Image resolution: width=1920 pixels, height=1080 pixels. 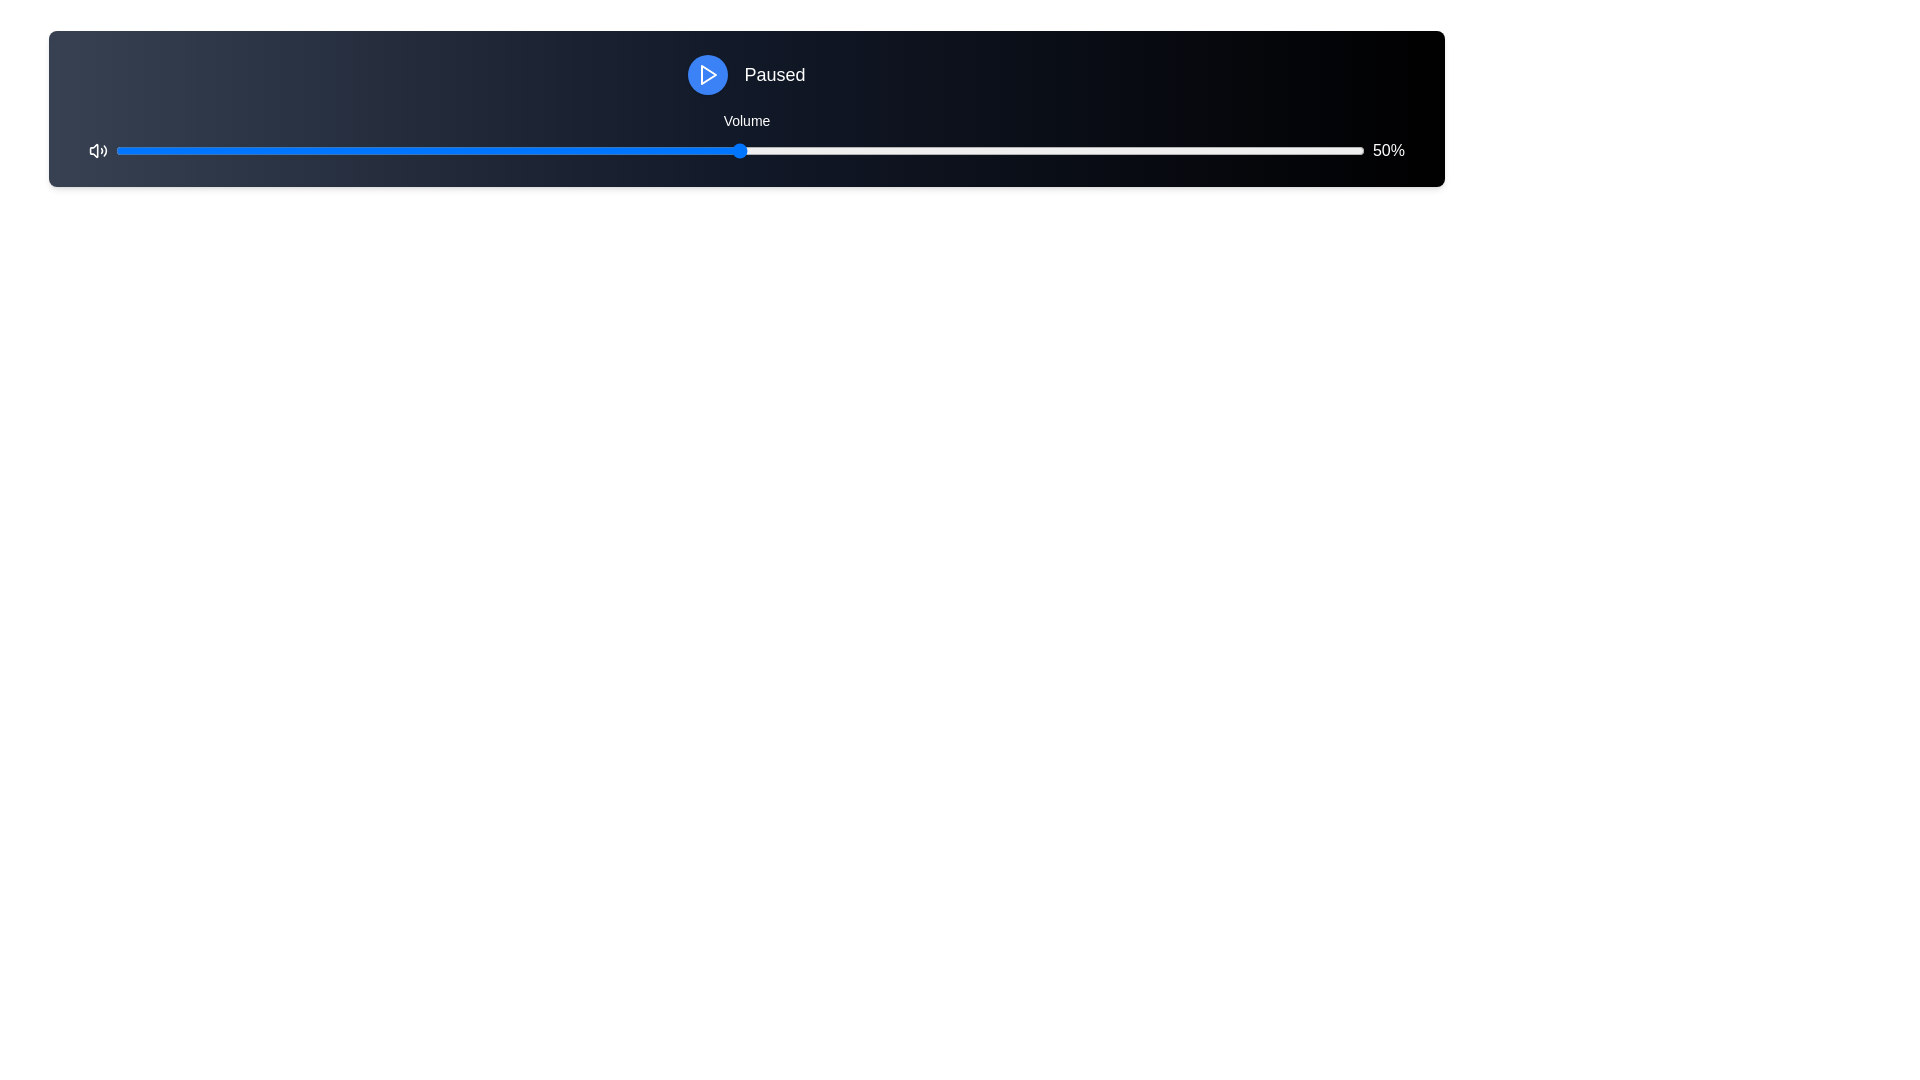 I want to click on the volume, so click(x=439, y=149).